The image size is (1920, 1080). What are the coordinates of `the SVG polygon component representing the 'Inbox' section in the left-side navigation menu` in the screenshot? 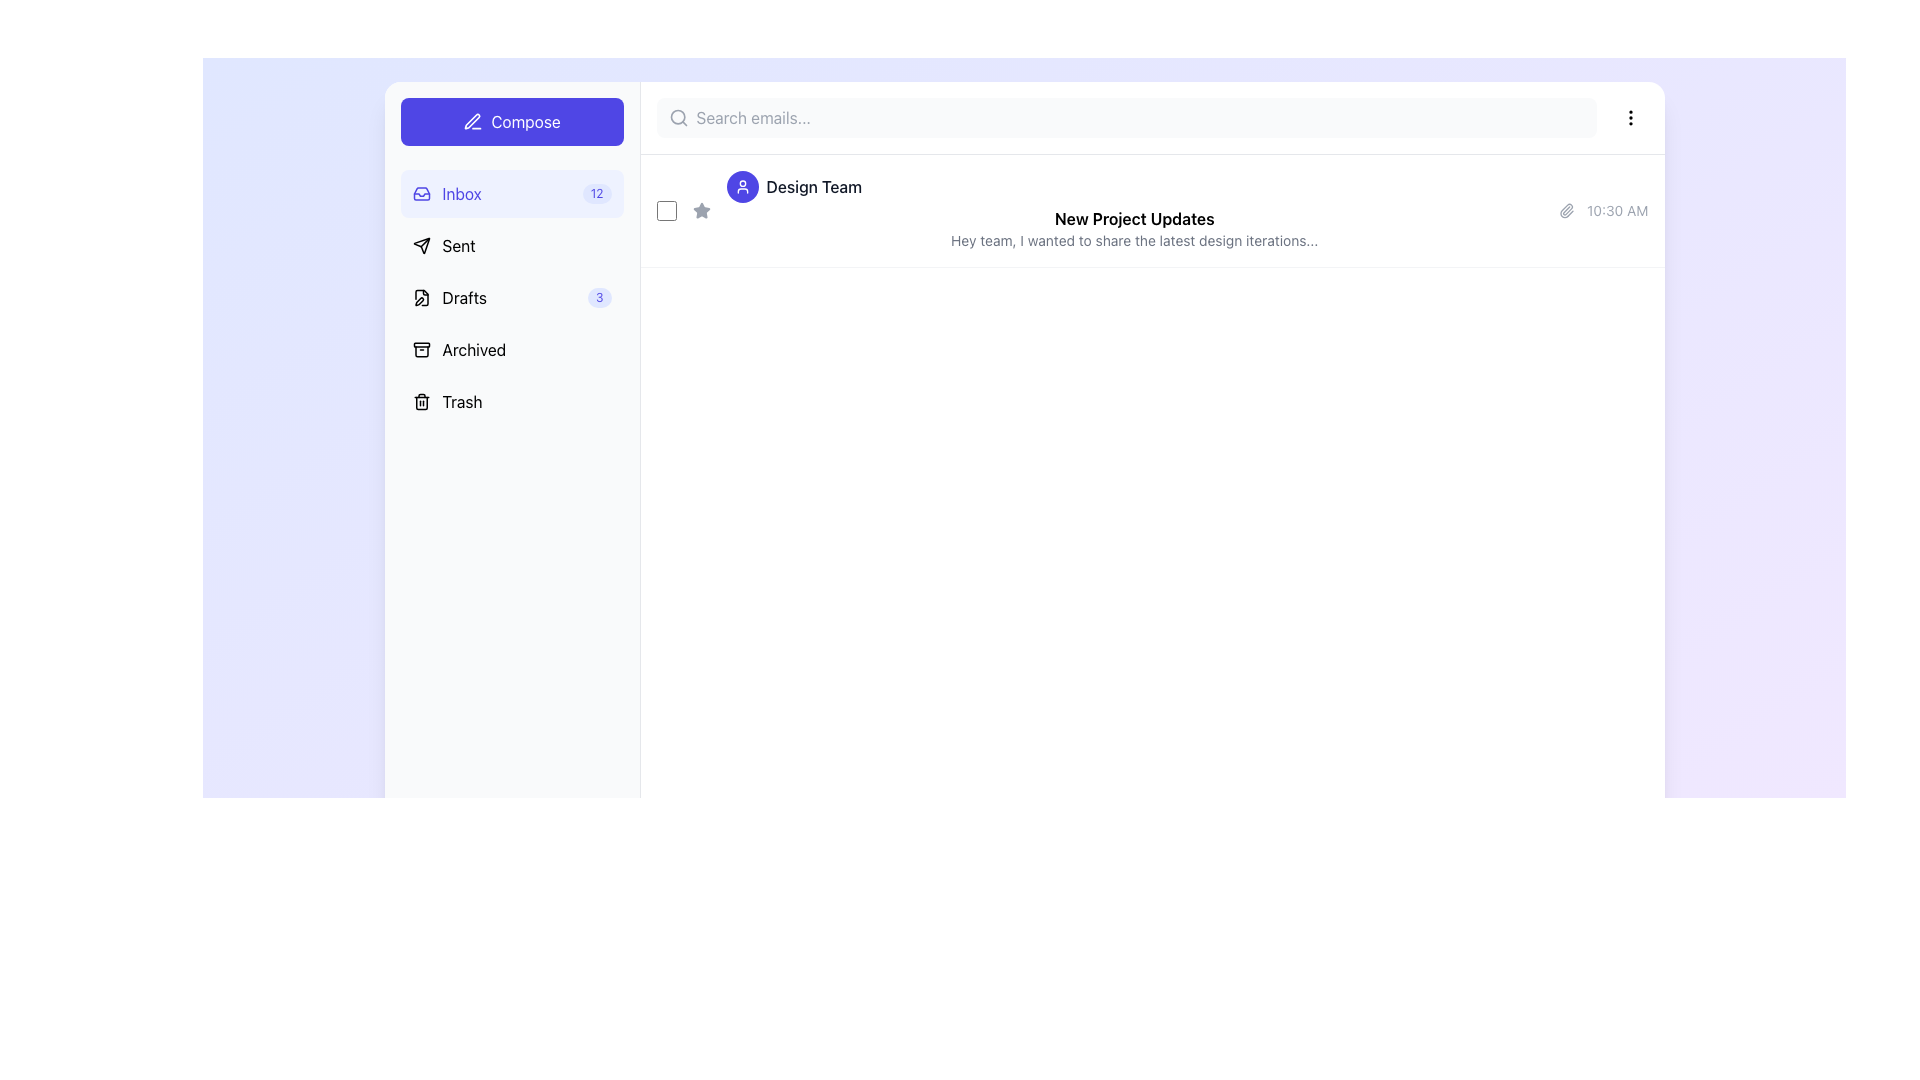 It's located at (420, 195).